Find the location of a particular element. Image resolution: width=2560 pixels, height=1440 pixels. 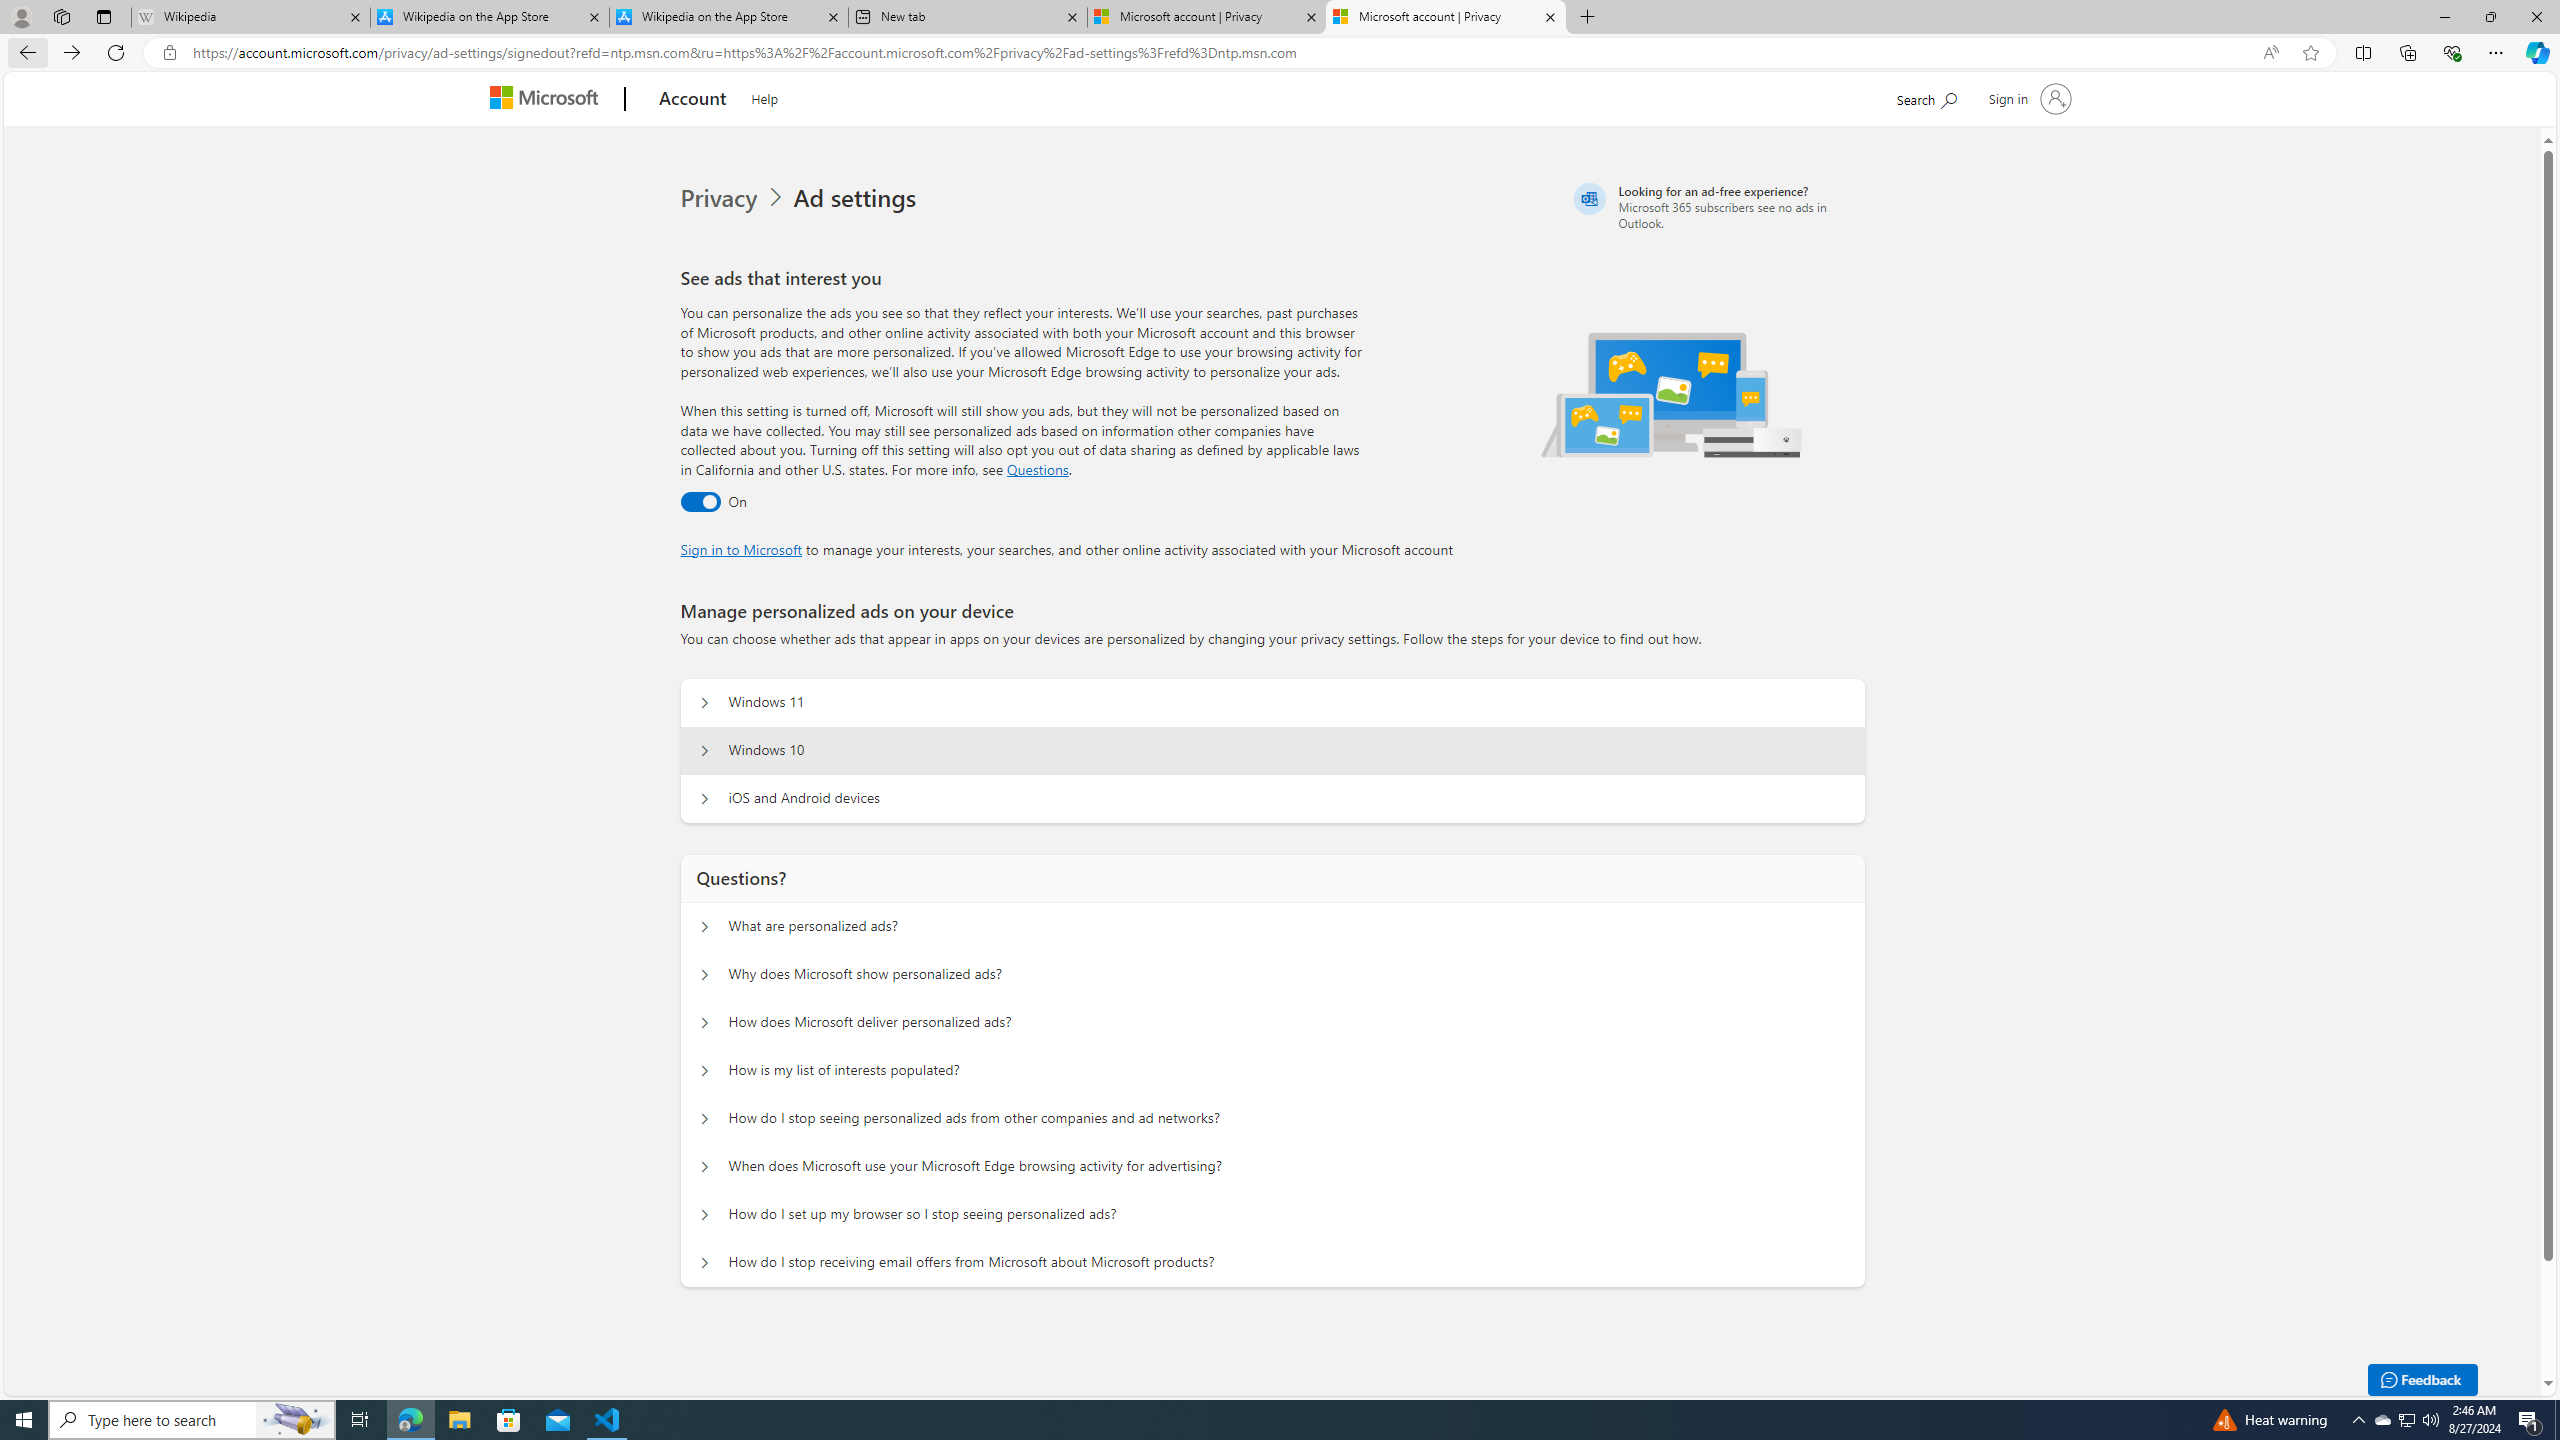

'Help' is located at coordinates (765, 96).